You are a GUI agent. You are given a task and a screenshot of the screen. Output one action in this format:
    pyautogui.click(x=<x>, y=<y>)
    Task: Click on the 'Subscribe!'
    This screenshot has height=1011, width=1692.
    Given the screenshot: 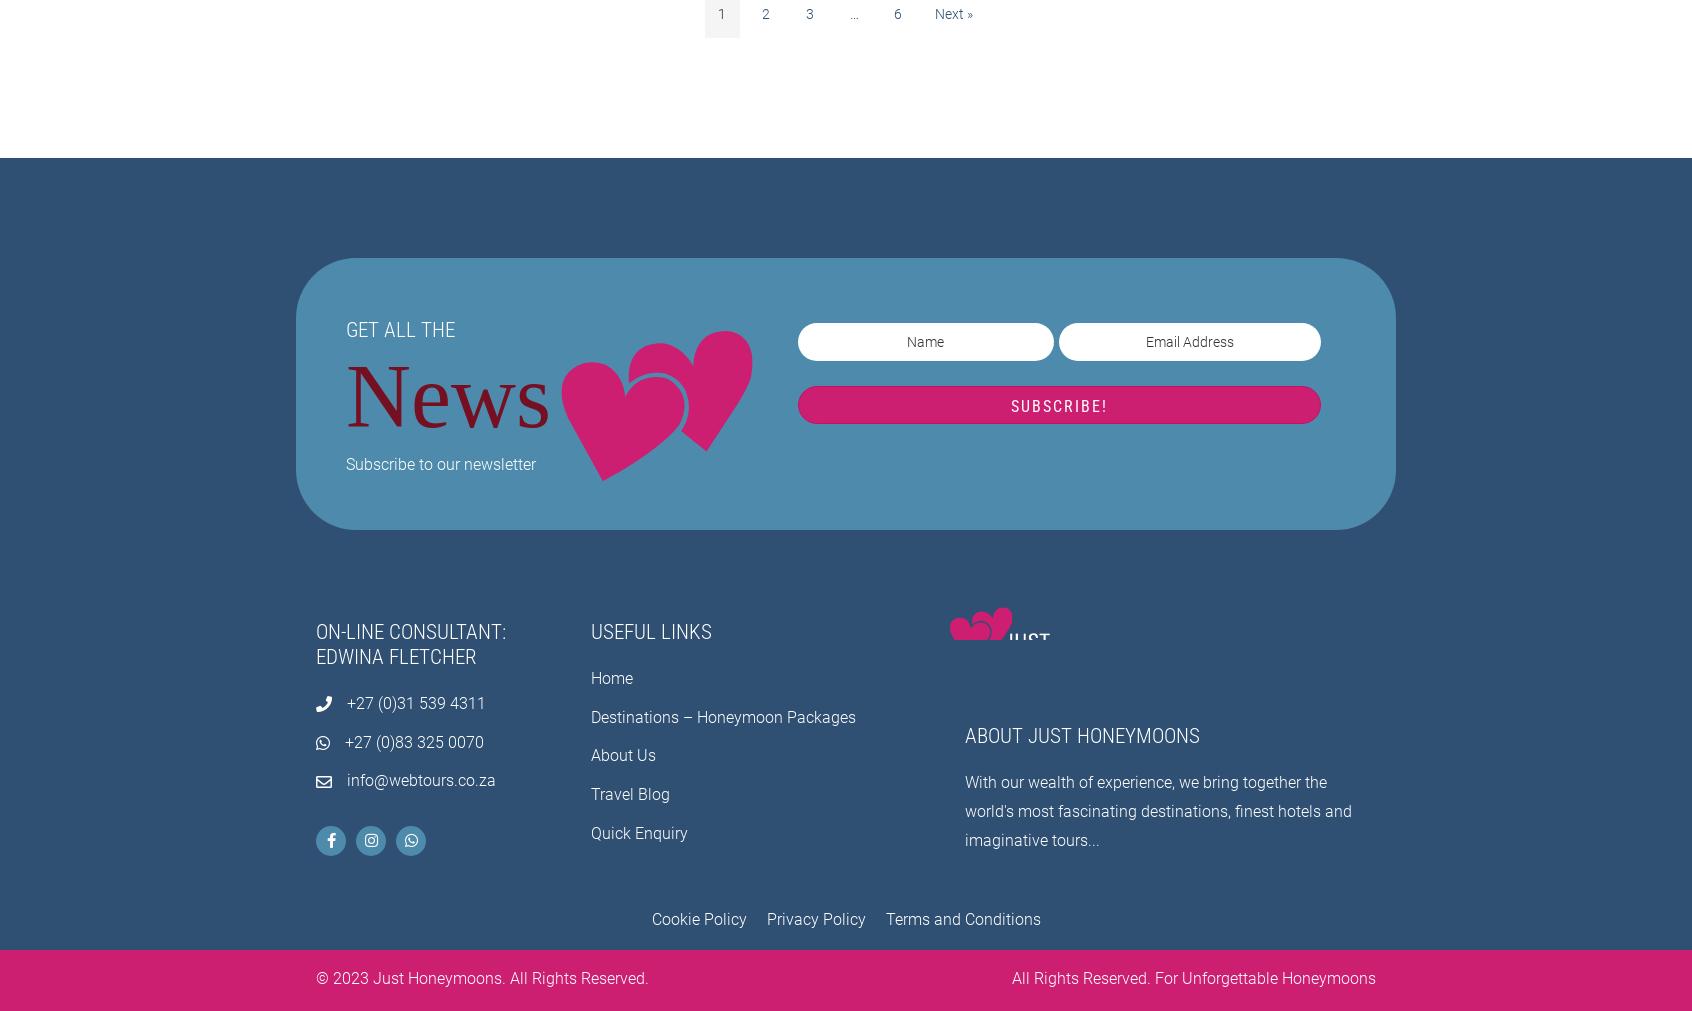 What is the action you would take?
    pyautogui.click(x=1058, y=404)
    